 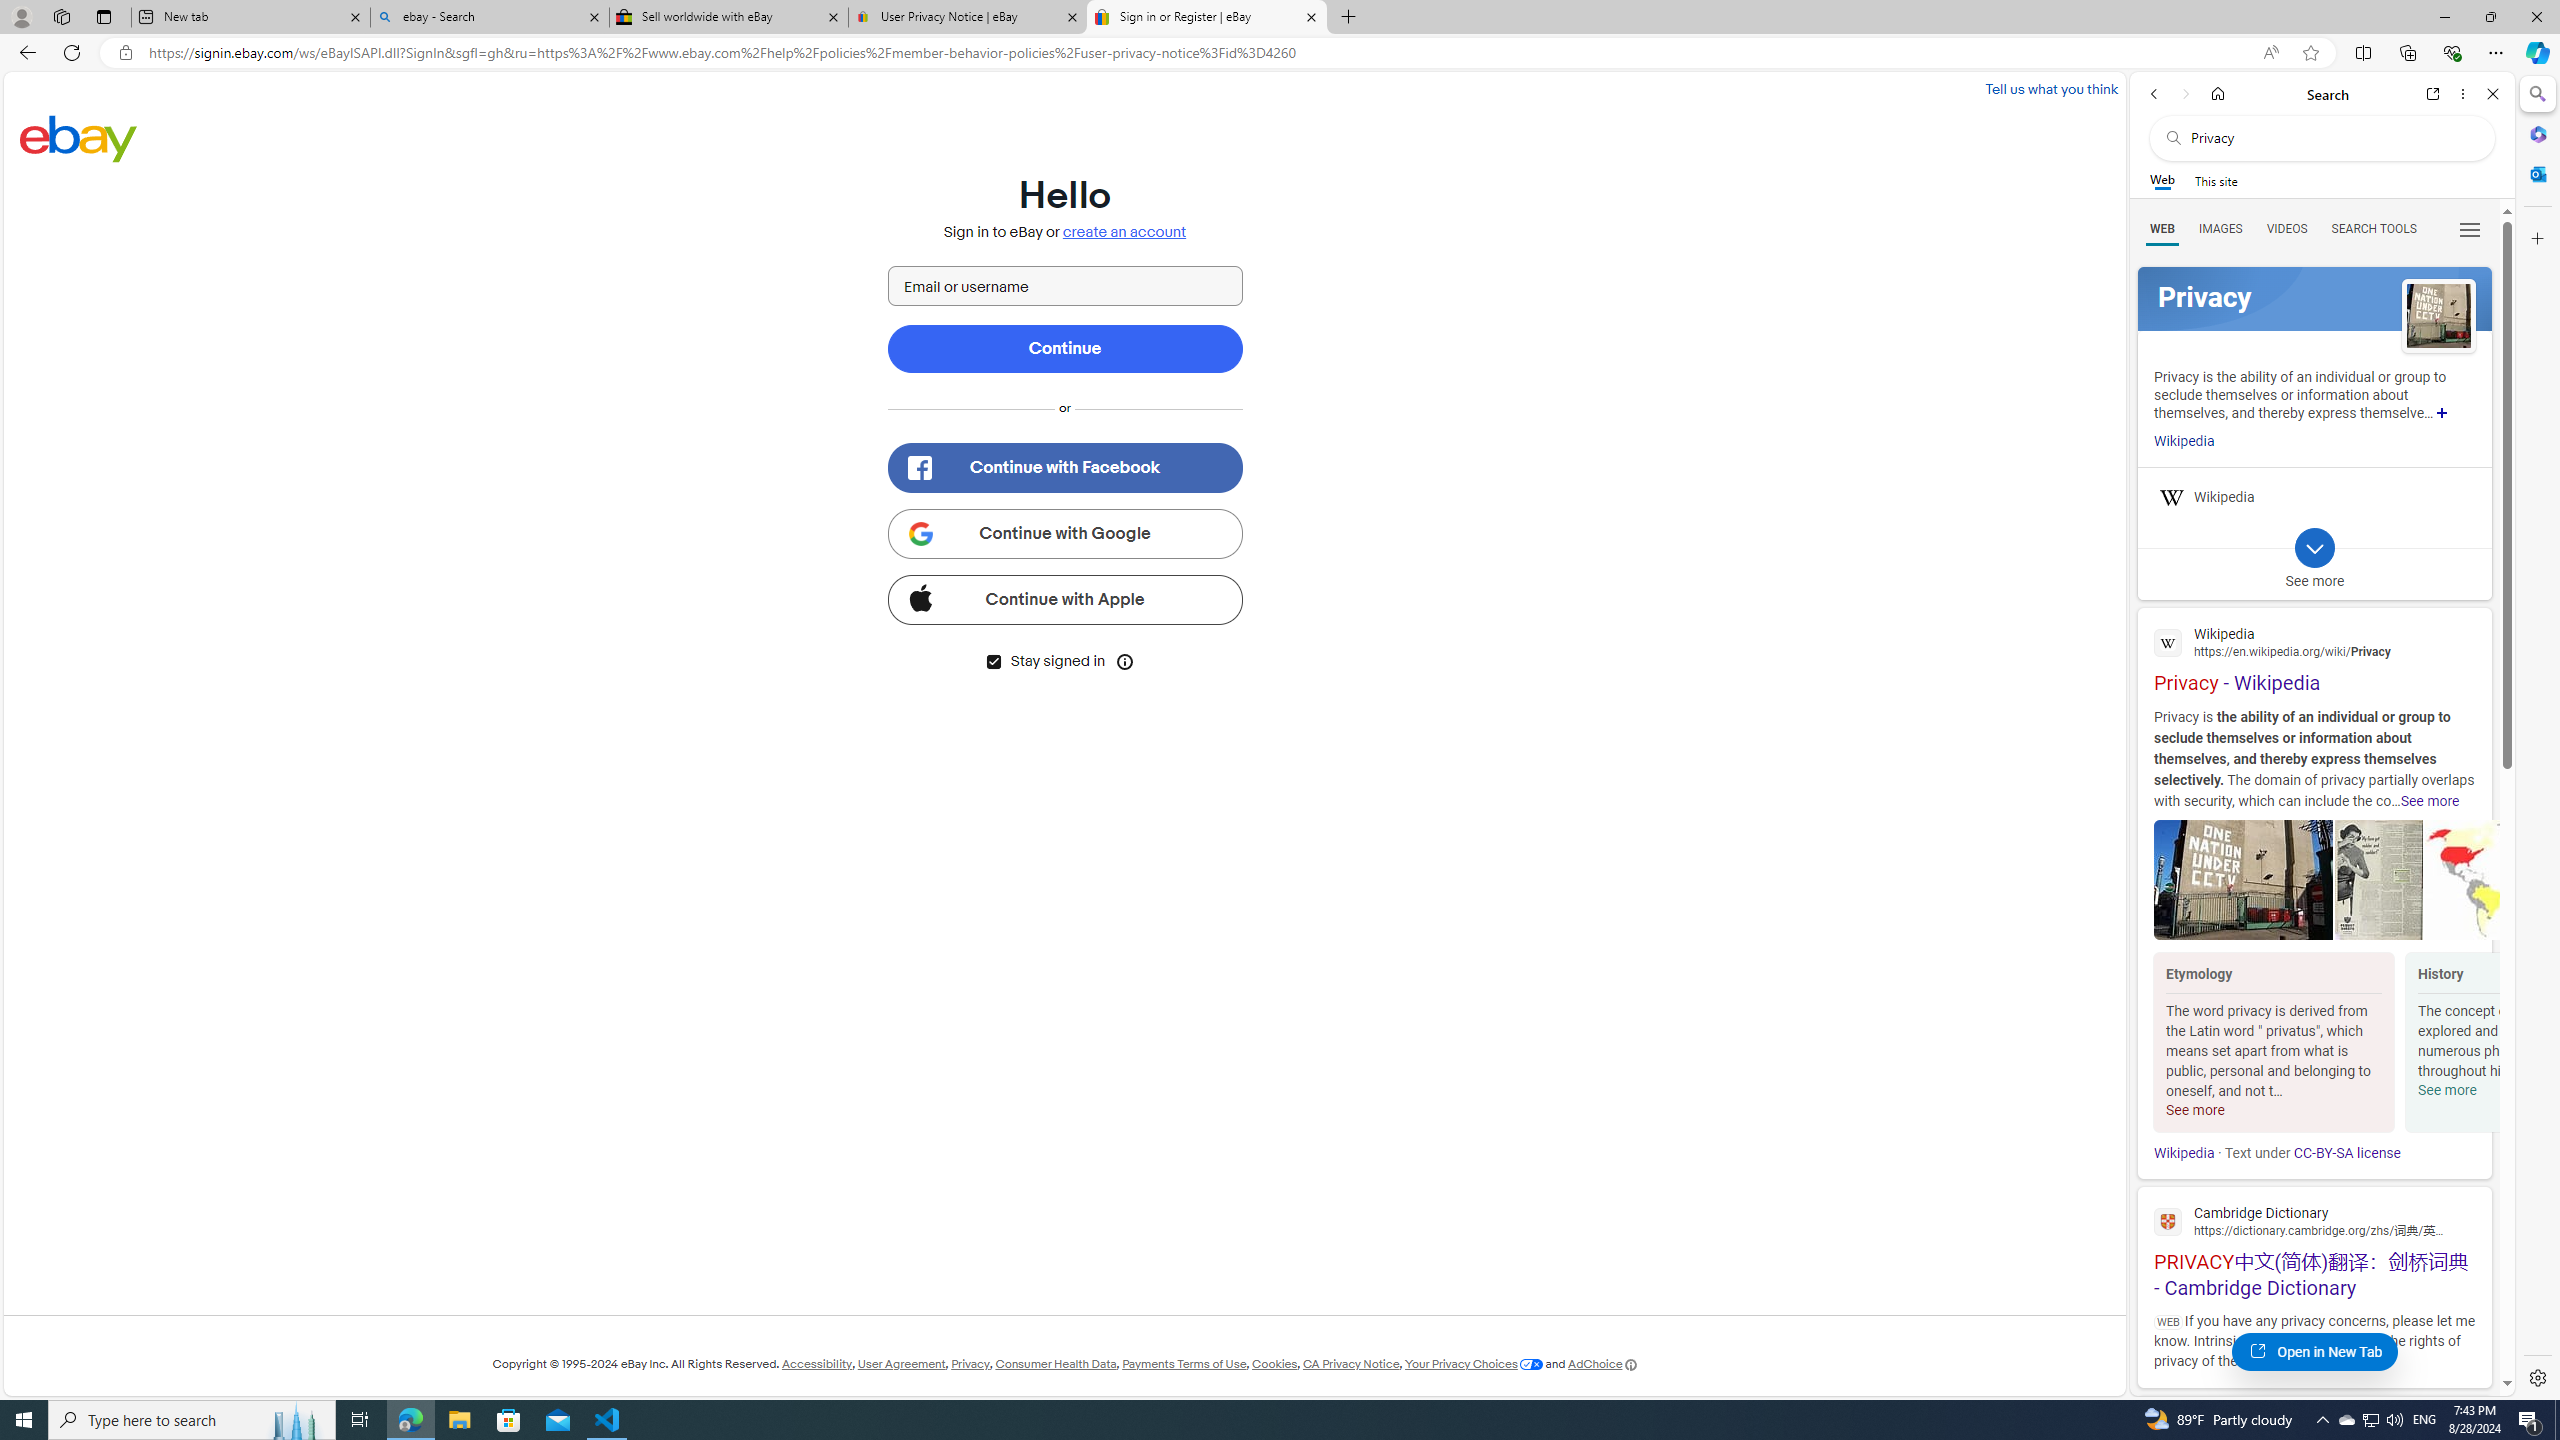 What do you see at coordinates (1602, 1363) in the screenshot?
I see `'AdChoice'` at bounding box center [1602, 1363].